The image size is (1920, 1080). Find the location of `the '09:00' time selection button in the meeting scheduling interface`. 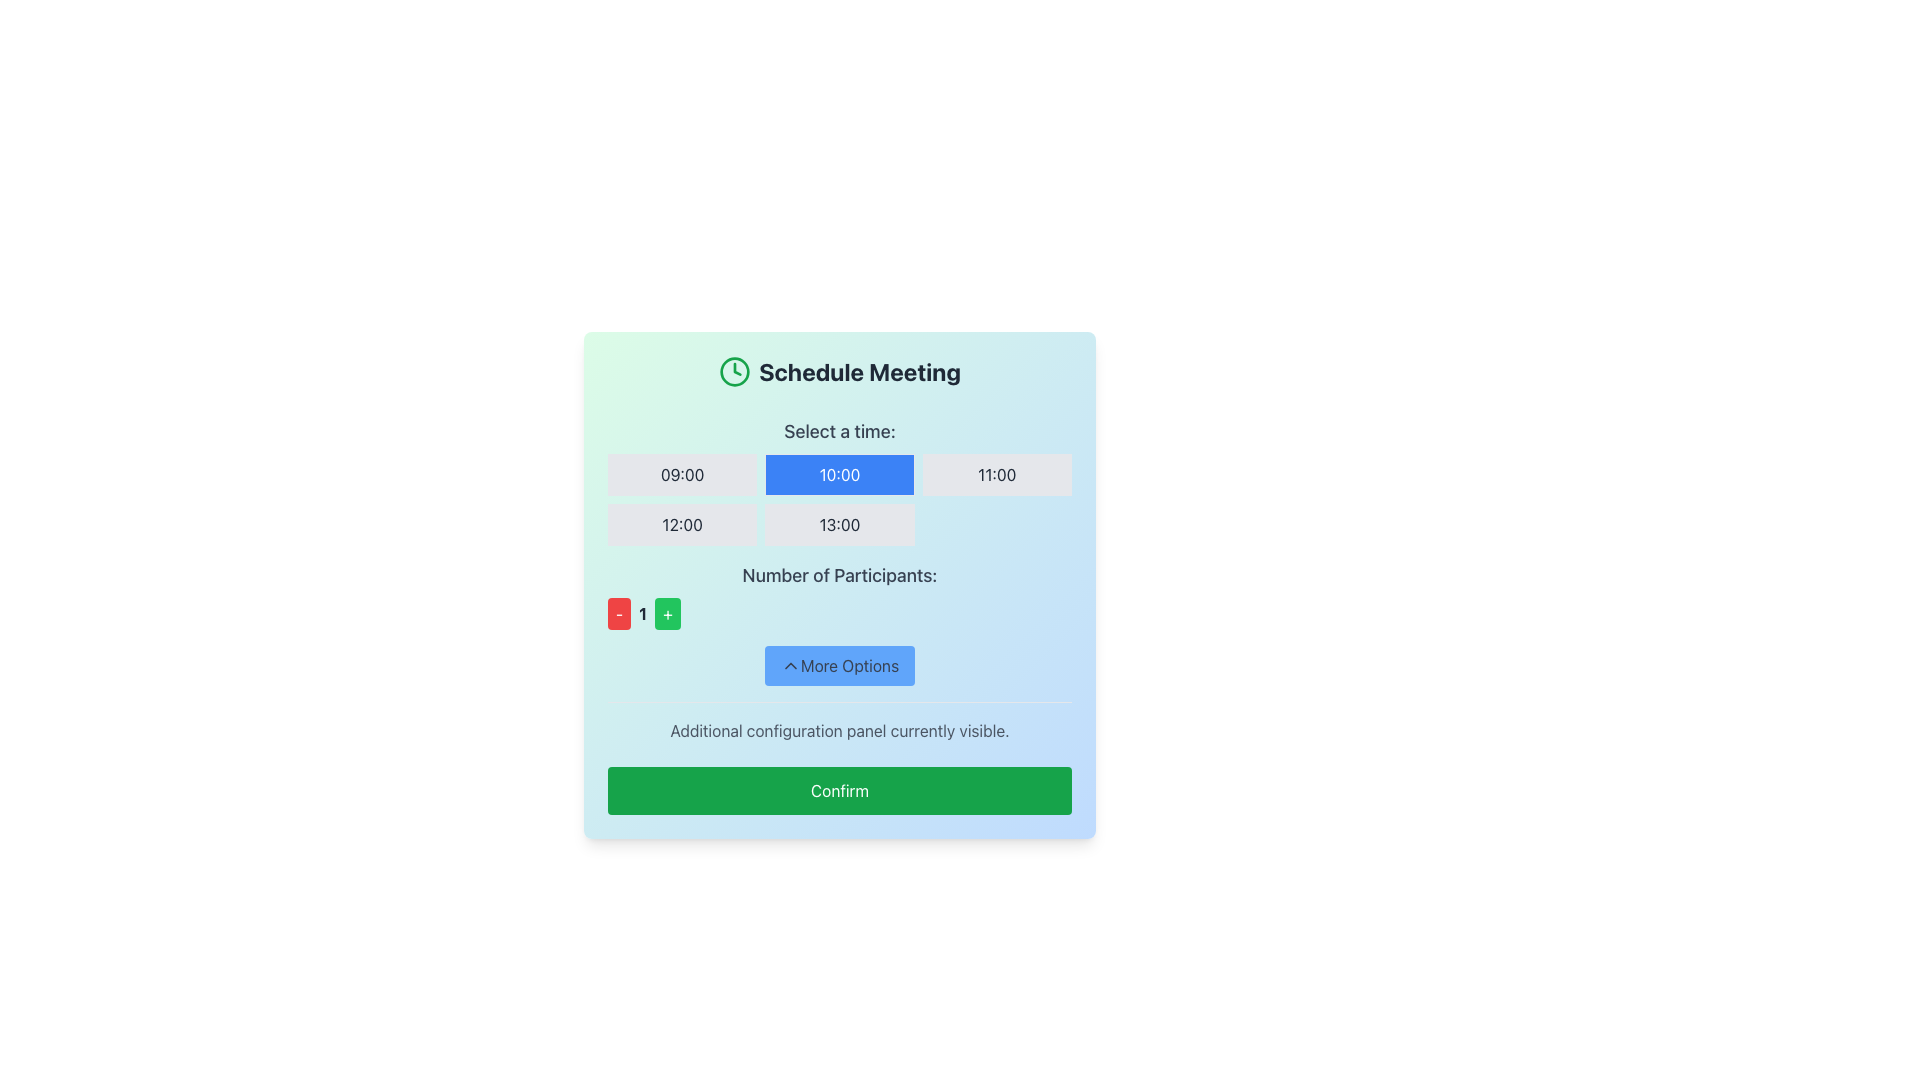

the '09:00' time selection button in the meeting scheduling interface is located at coordinates (682, 474).